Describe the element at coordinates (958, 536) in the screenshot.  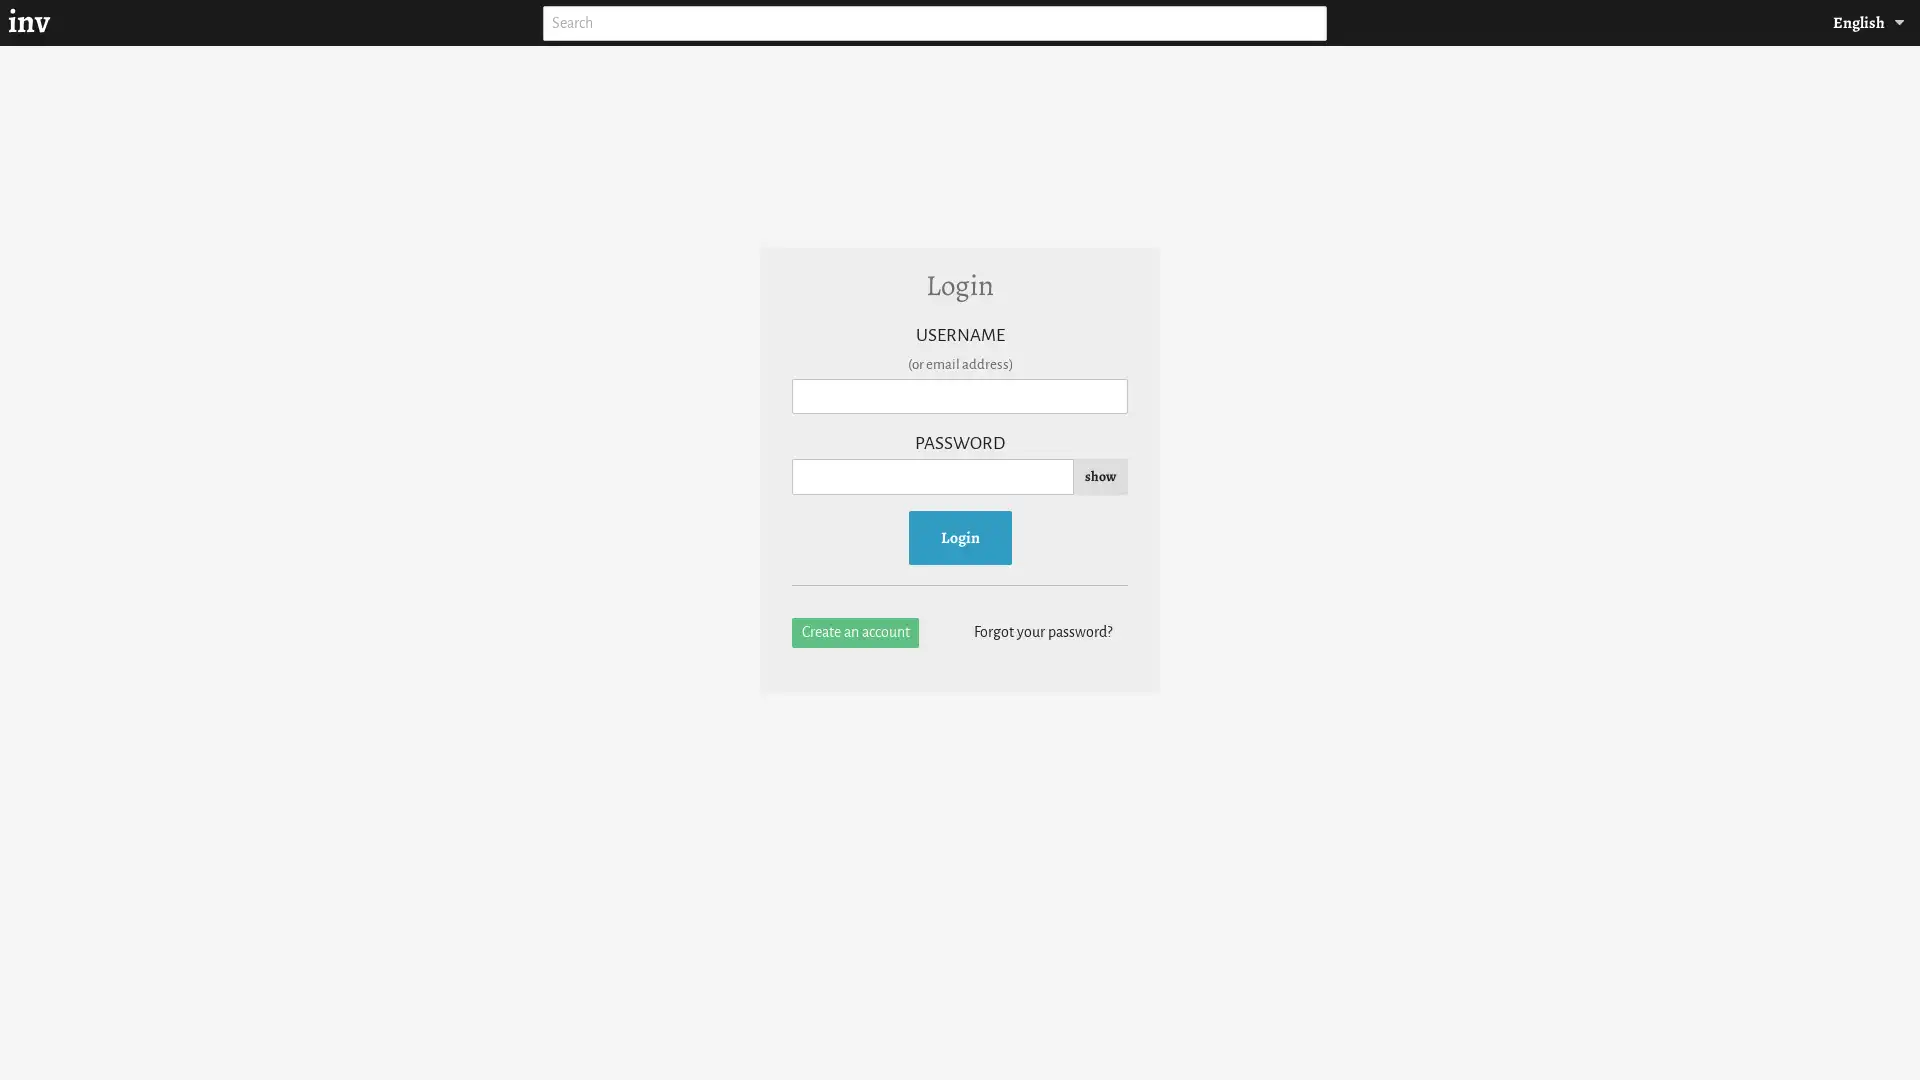
I see `Login` at that location.